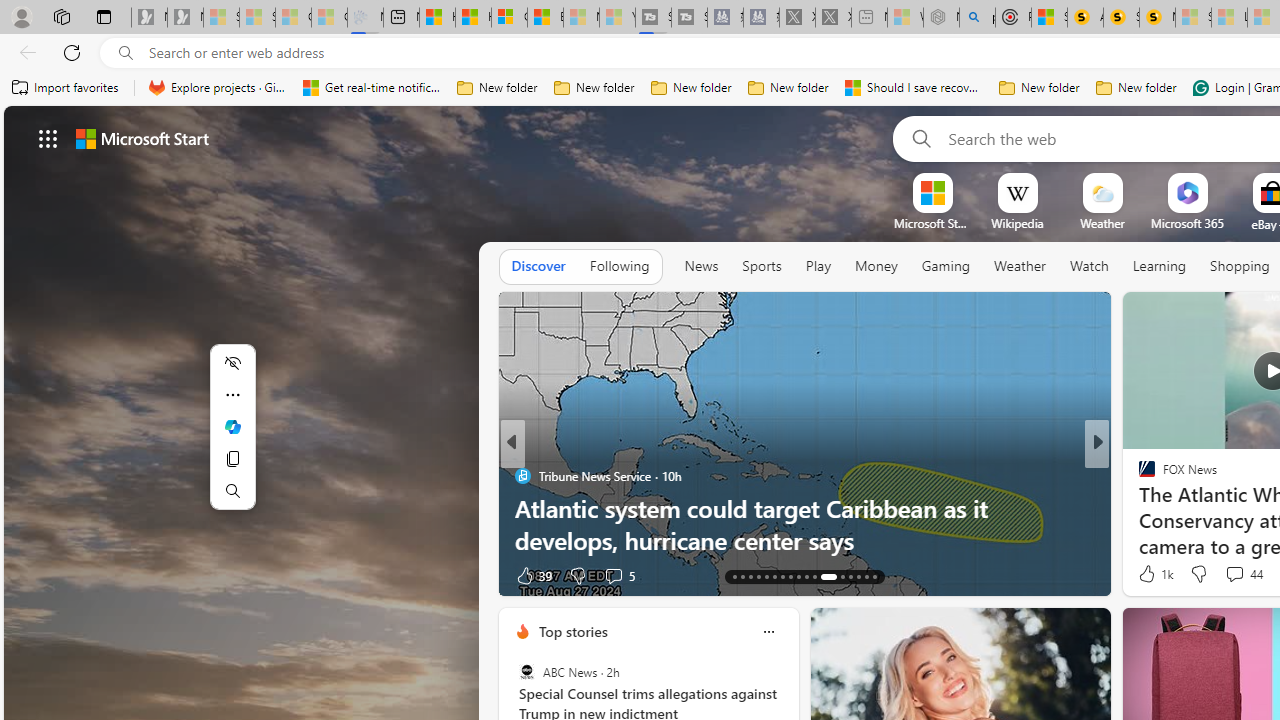 Image resolution: width=1280 pixels, height=720 pixels. What do you see at coordinates (765, 577) in the screenshot?
I see `'AutomationID: tab-17'` at bounding box center [765, 577].